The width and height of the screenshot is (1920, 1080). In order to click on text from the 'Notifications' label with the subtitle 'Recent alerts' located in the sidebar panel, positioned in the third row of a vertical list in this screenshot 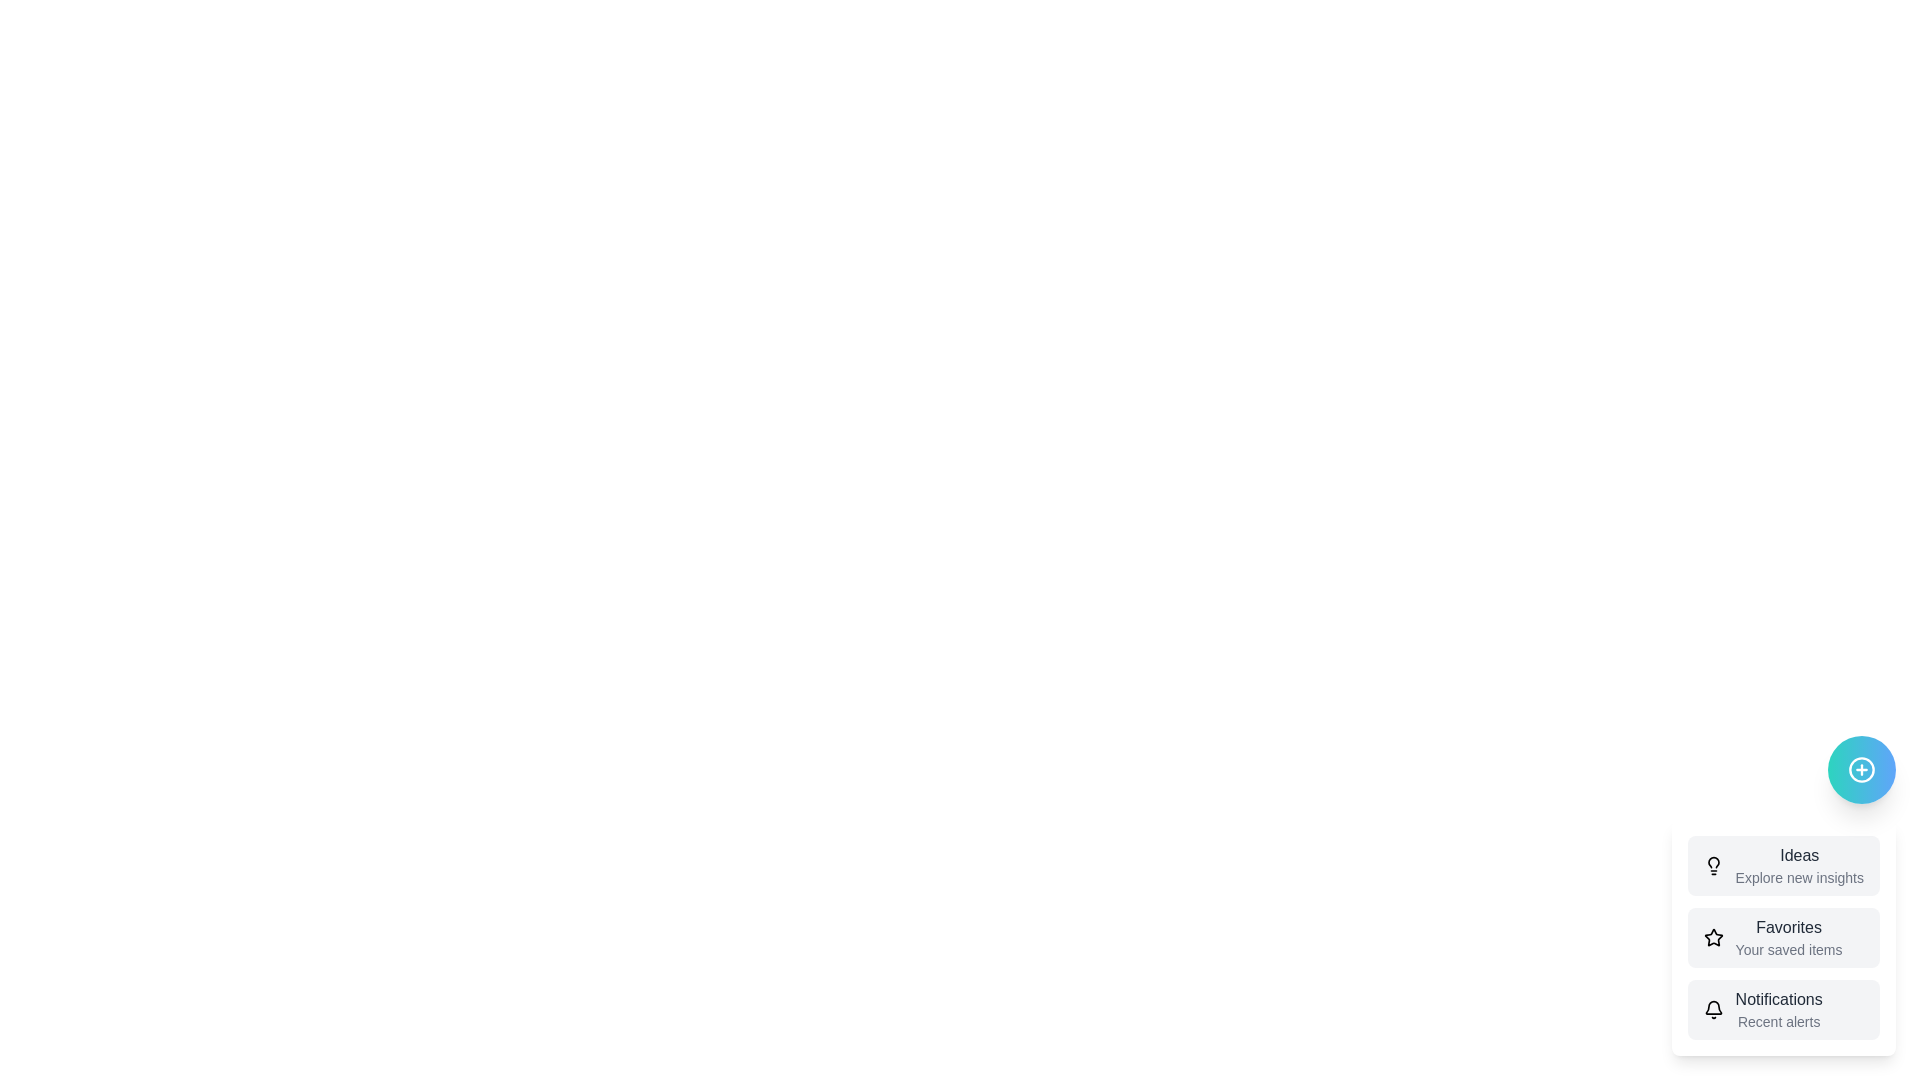, I will do `click(1779, 1010)`.